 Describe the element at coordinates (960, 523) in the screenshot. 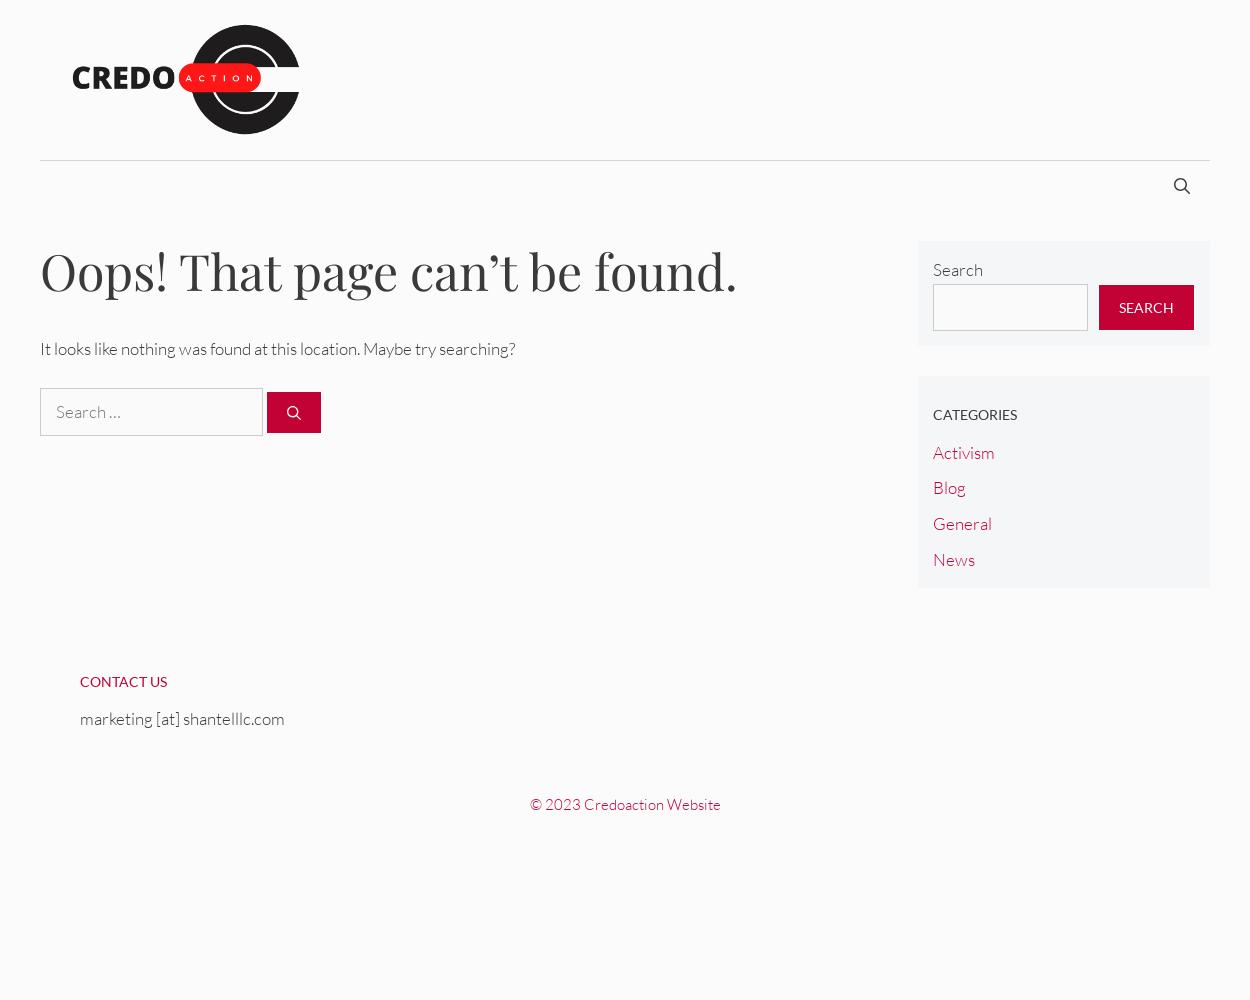

I see `'General'` at that location.